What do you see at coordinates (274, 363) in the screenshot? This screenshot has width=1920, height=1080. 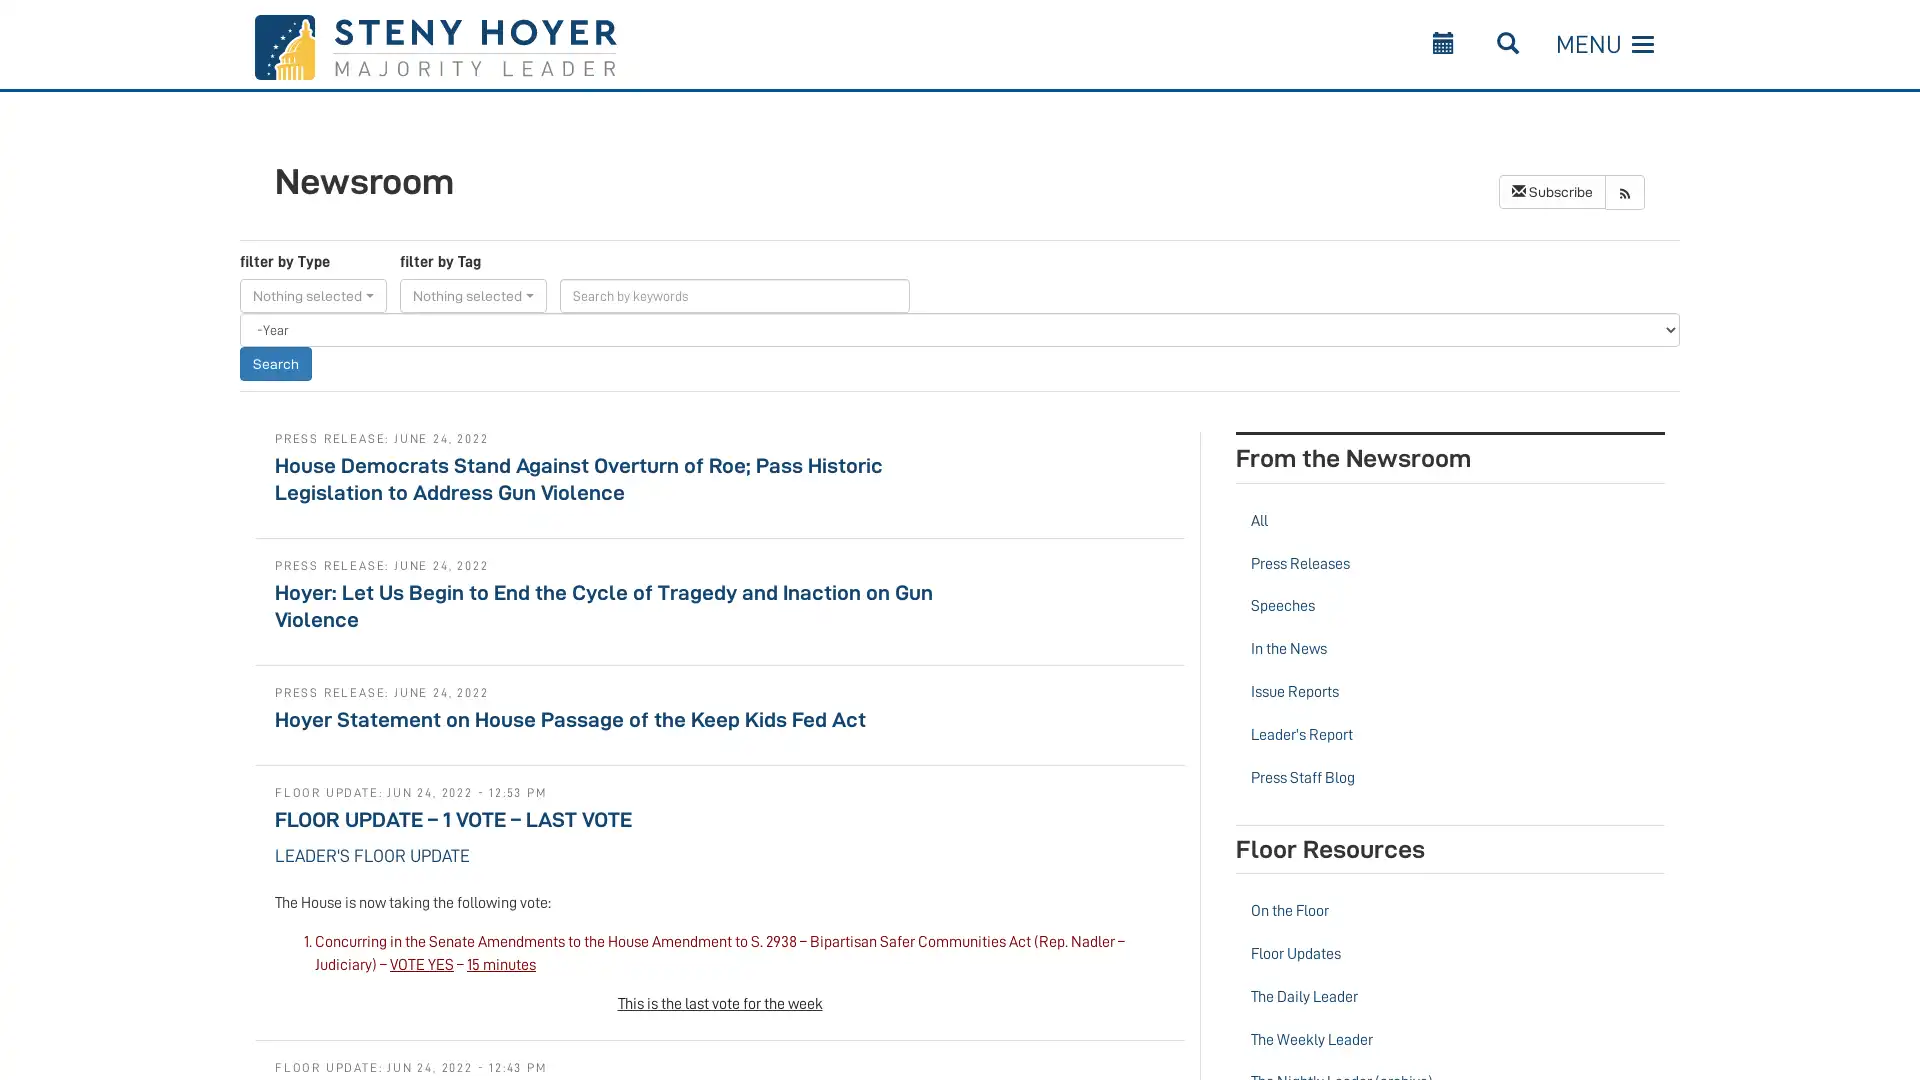 I see `Search` at bounding box center [274, 363].